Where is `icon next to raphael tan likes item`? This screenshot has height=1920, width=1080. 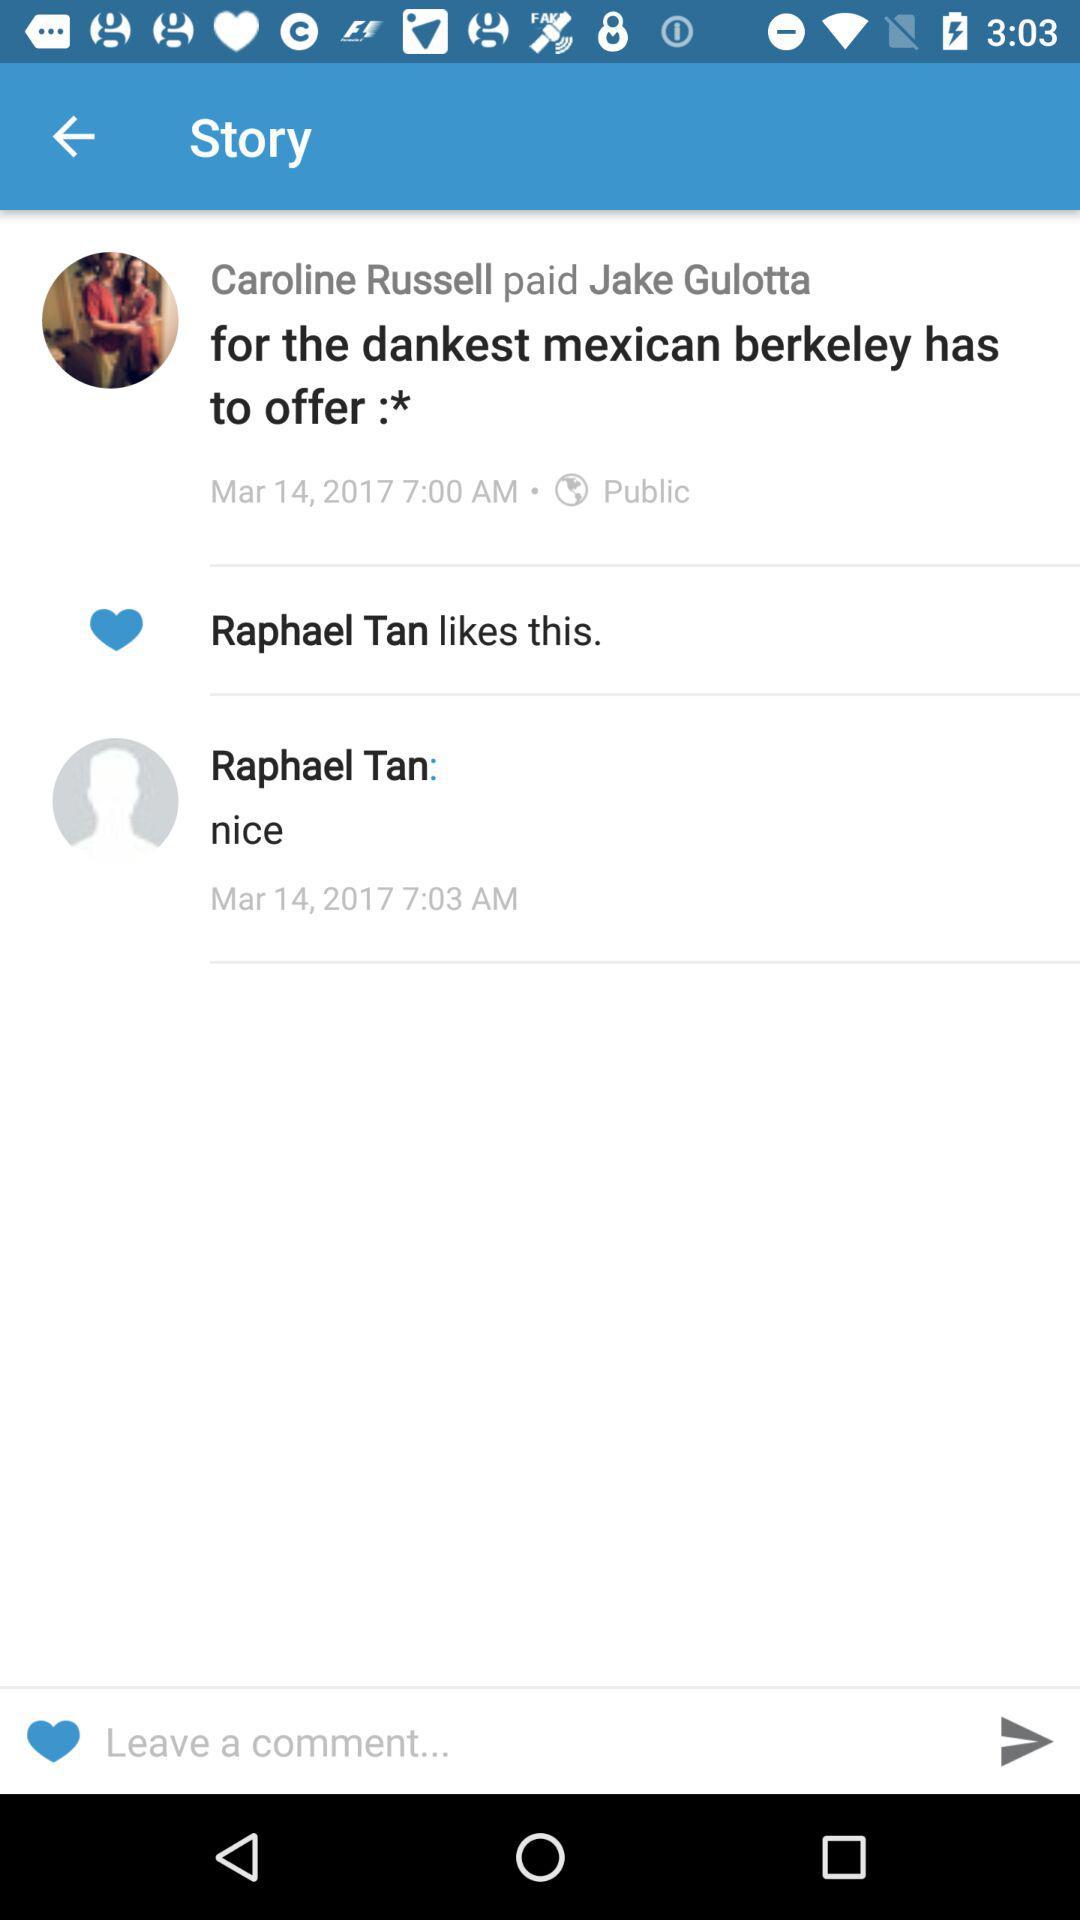
icon next to raphael tan likes item is located at coordinates (115, 628).